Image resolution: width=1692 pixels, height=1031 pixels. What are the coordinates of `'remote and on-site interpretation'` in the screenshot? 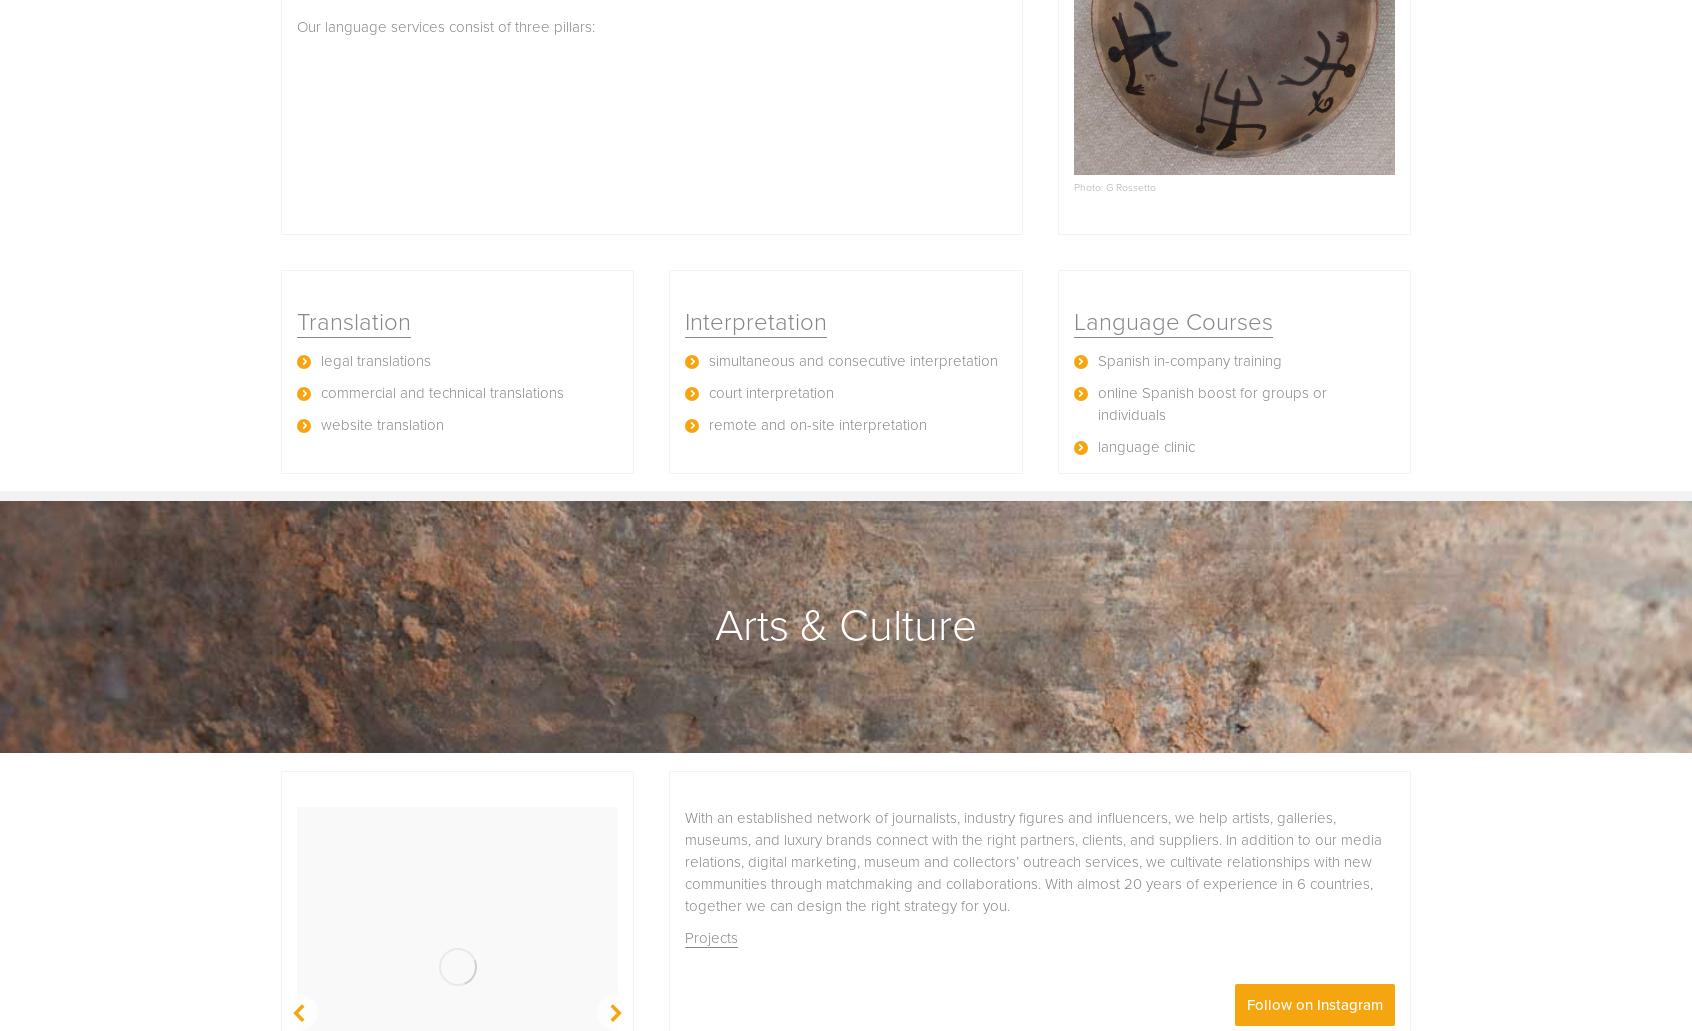 It's located at (818, 424).